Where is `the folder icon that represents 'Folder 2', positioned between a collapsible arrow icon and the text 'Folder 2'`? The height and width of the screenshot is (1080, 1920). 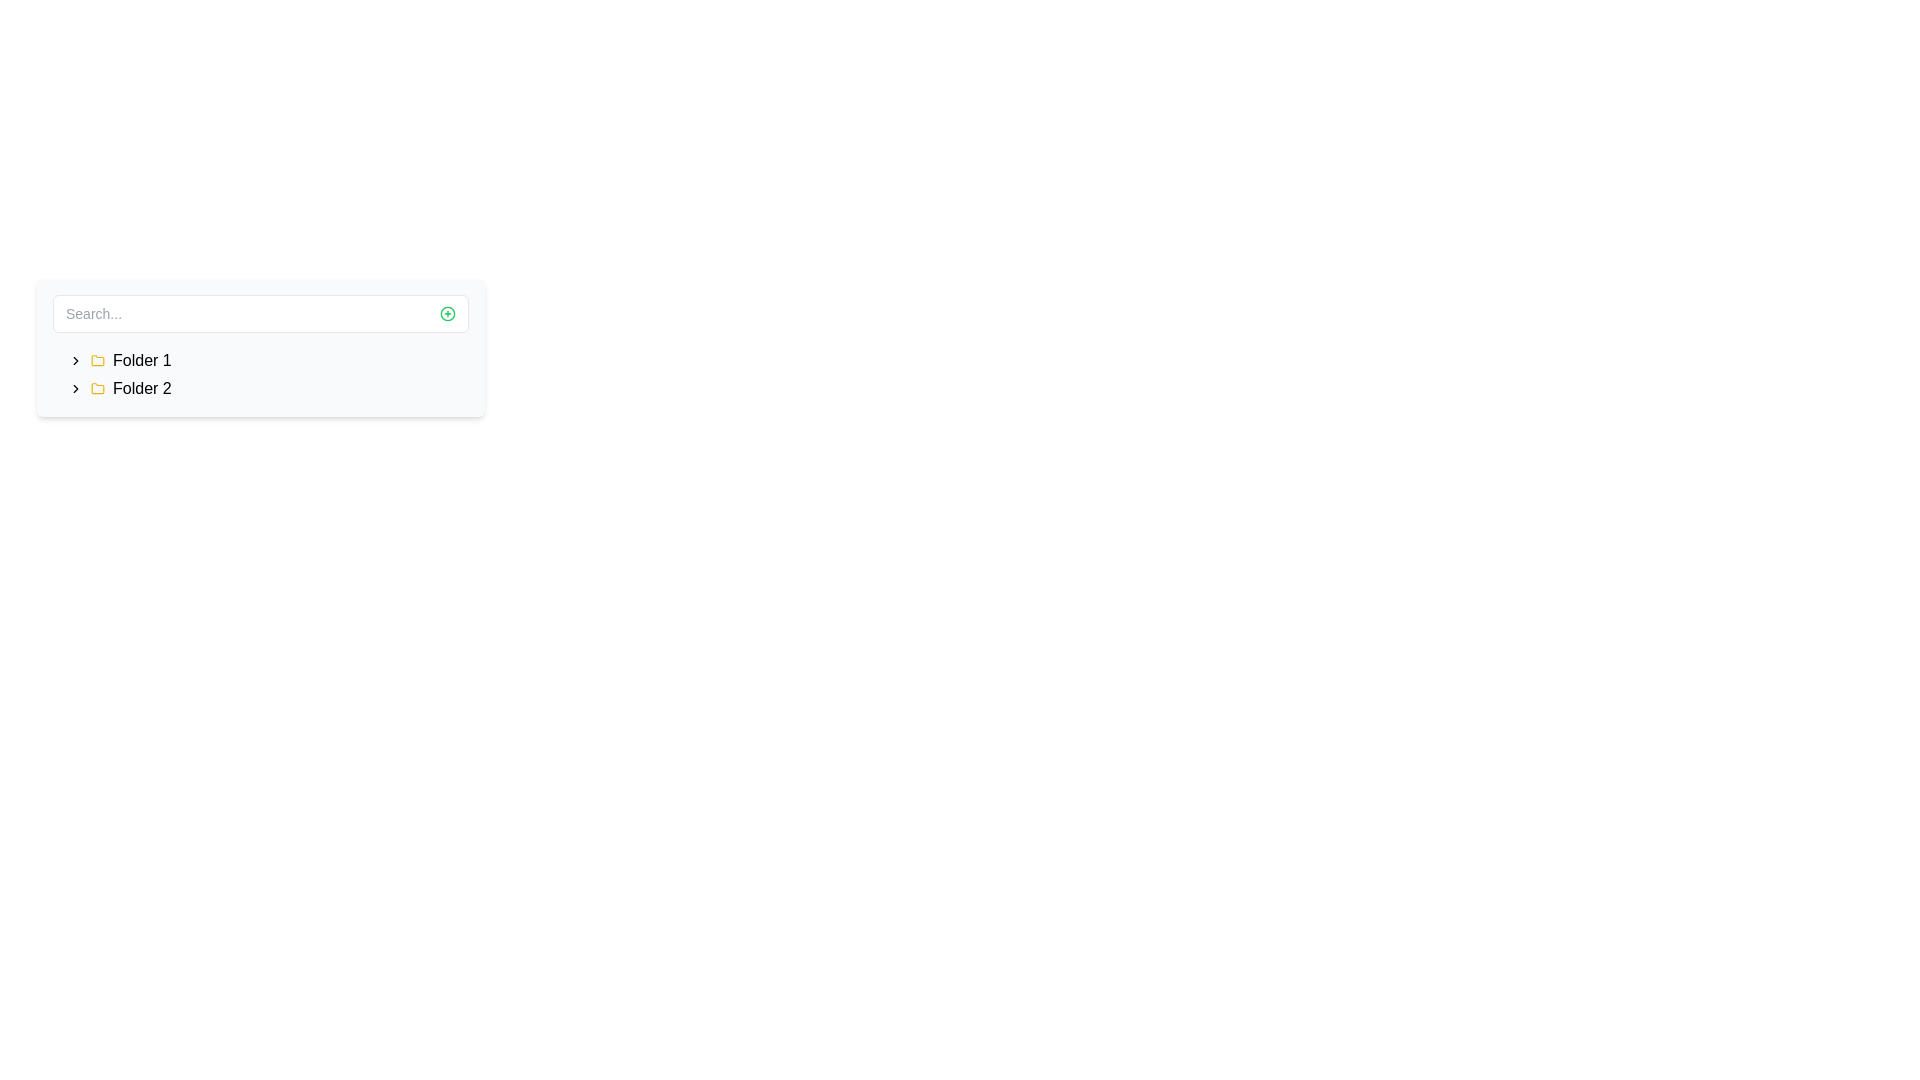 the folder icon that represents 'Folder 2', positioned between a collapsible arrow icon and the text 'Folder 2' is located at coordinates (96, 389).